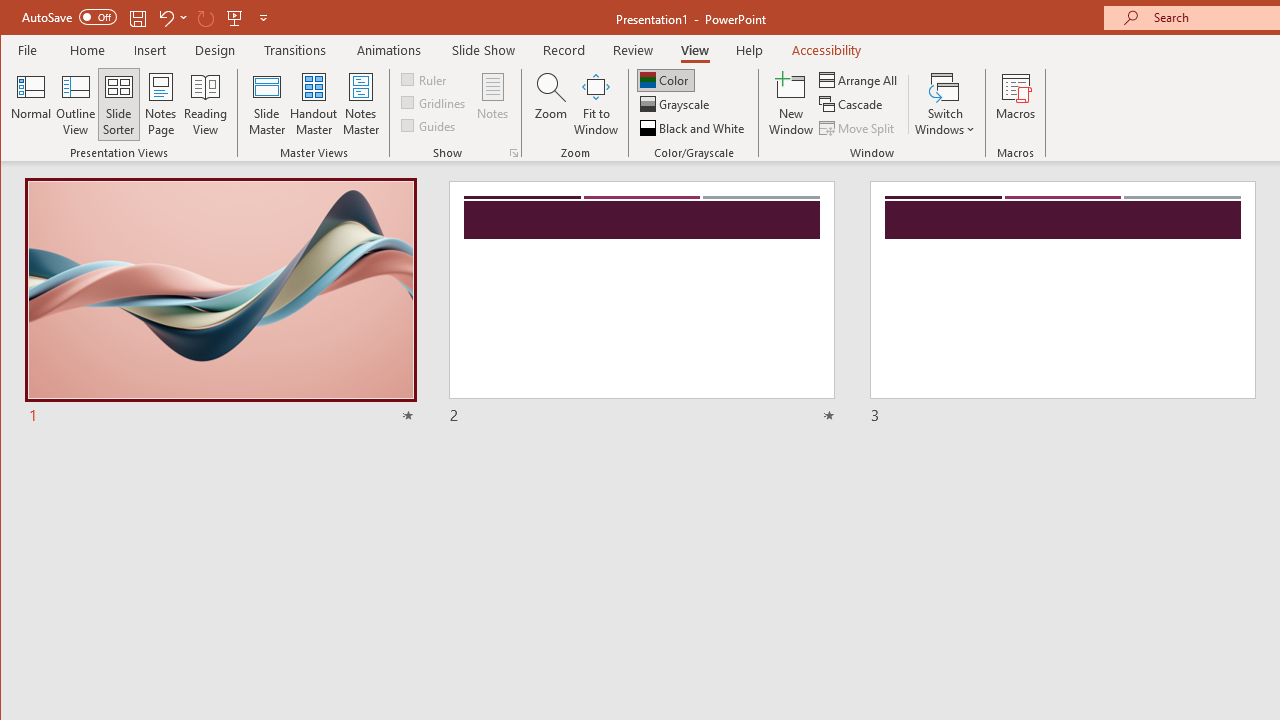 The height and width of the screenshot is (720, 1280). What do you see at coordinates (790, 104) in the screenshot?
I see `'New Window'` at bounding box center [790, 104].